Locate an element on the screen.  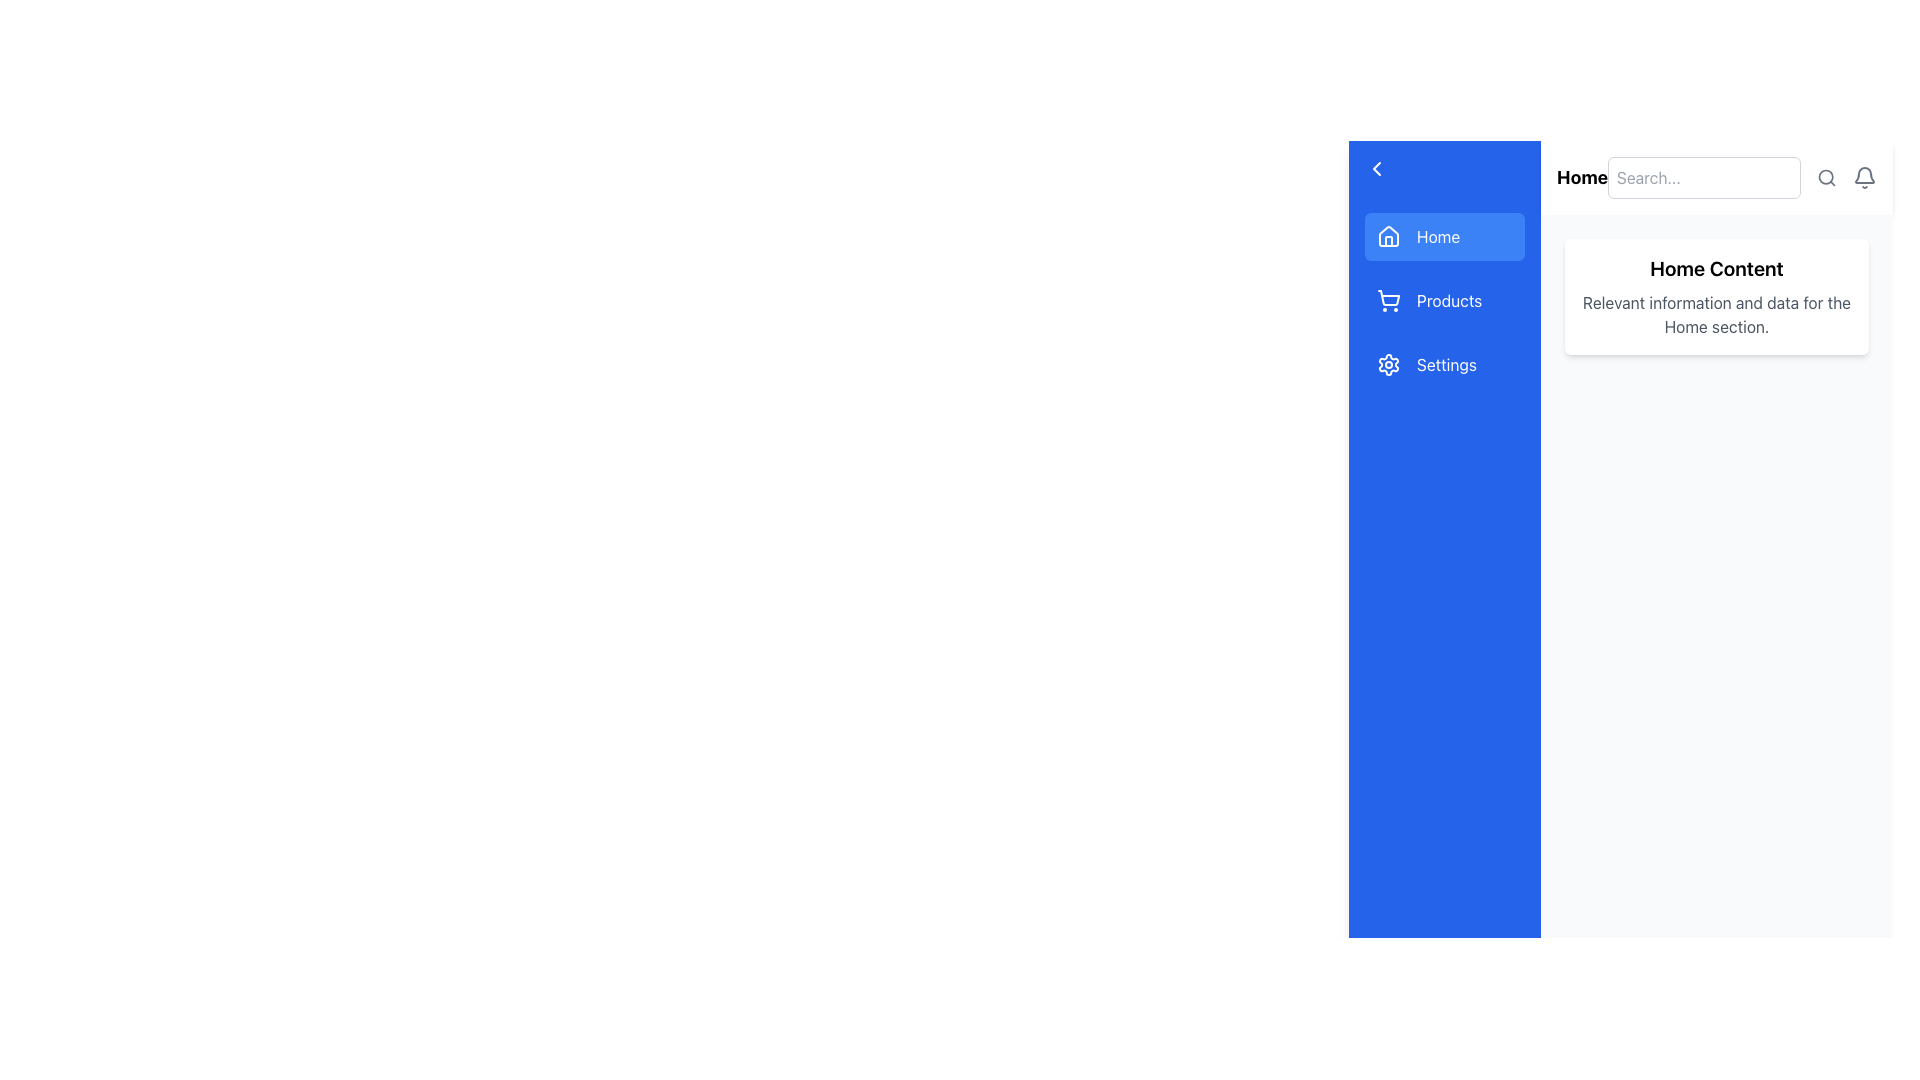
the chevron icon located in the top-left section of the blue navigation panel is located at coordinates (1376, 168).